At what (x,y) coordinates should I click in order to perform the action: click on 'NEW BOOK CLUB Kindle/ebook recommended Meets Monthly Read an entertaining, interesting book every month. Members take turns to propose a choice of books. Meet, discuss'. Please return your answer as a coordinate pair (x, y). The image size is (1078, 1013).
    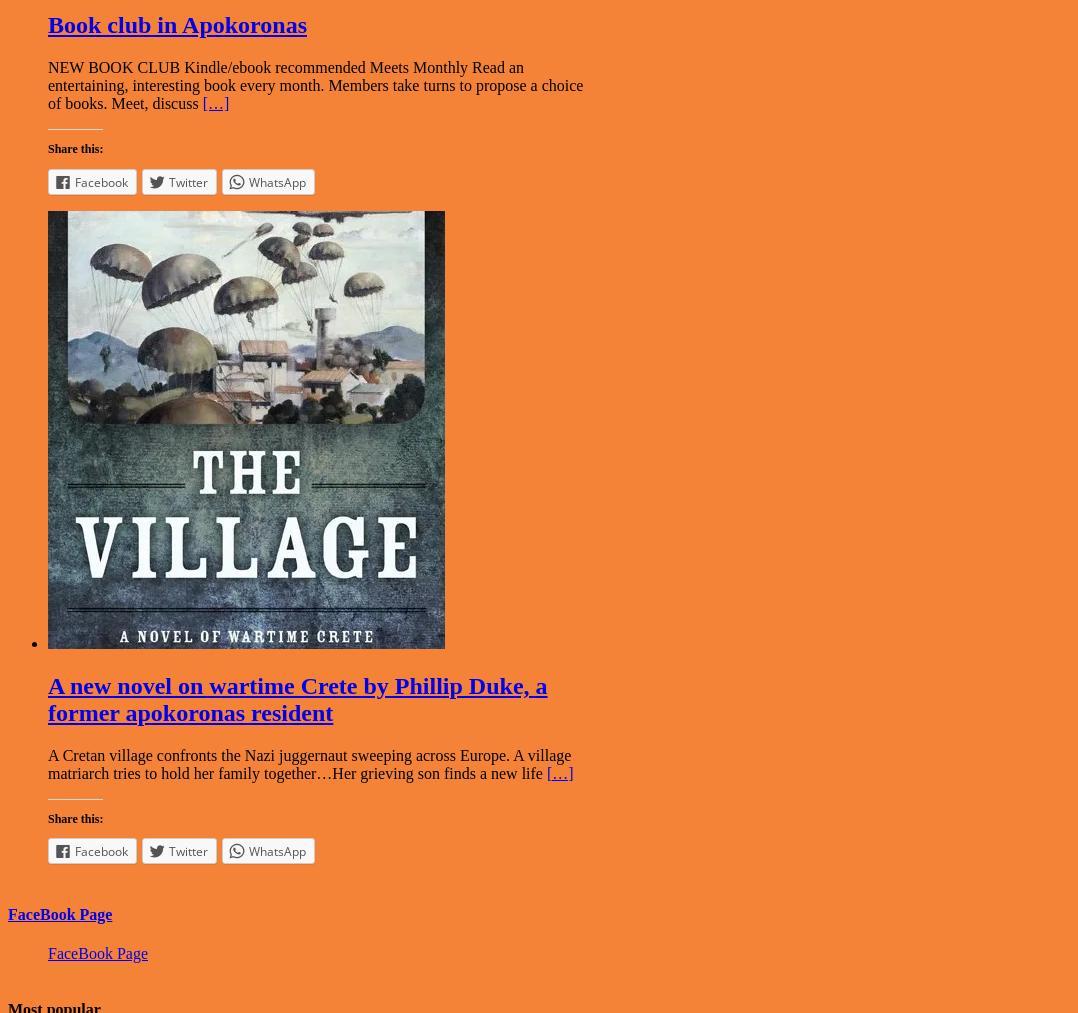
    Looking at the image, I should click on (47, 84).